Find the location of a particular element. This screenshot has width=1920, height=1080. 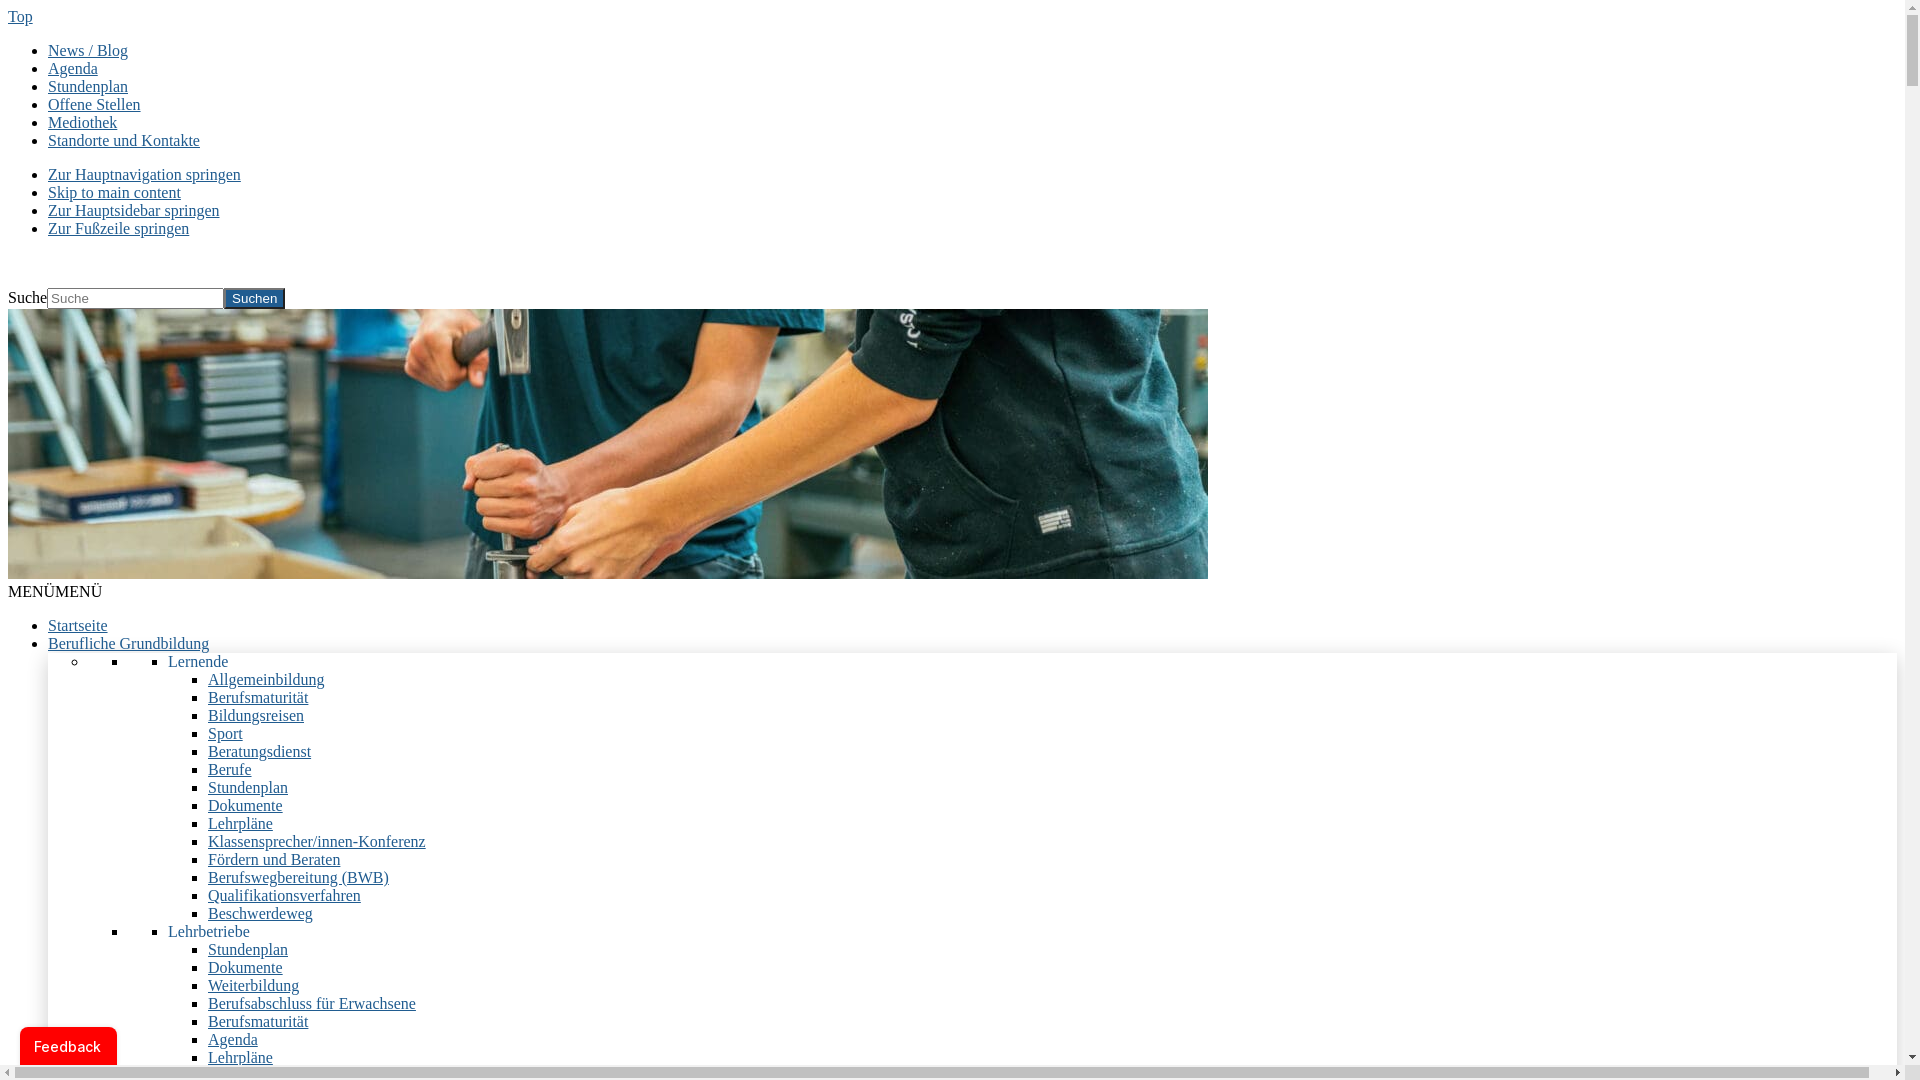

'Dokumente' is located at coordinates (244, 804).